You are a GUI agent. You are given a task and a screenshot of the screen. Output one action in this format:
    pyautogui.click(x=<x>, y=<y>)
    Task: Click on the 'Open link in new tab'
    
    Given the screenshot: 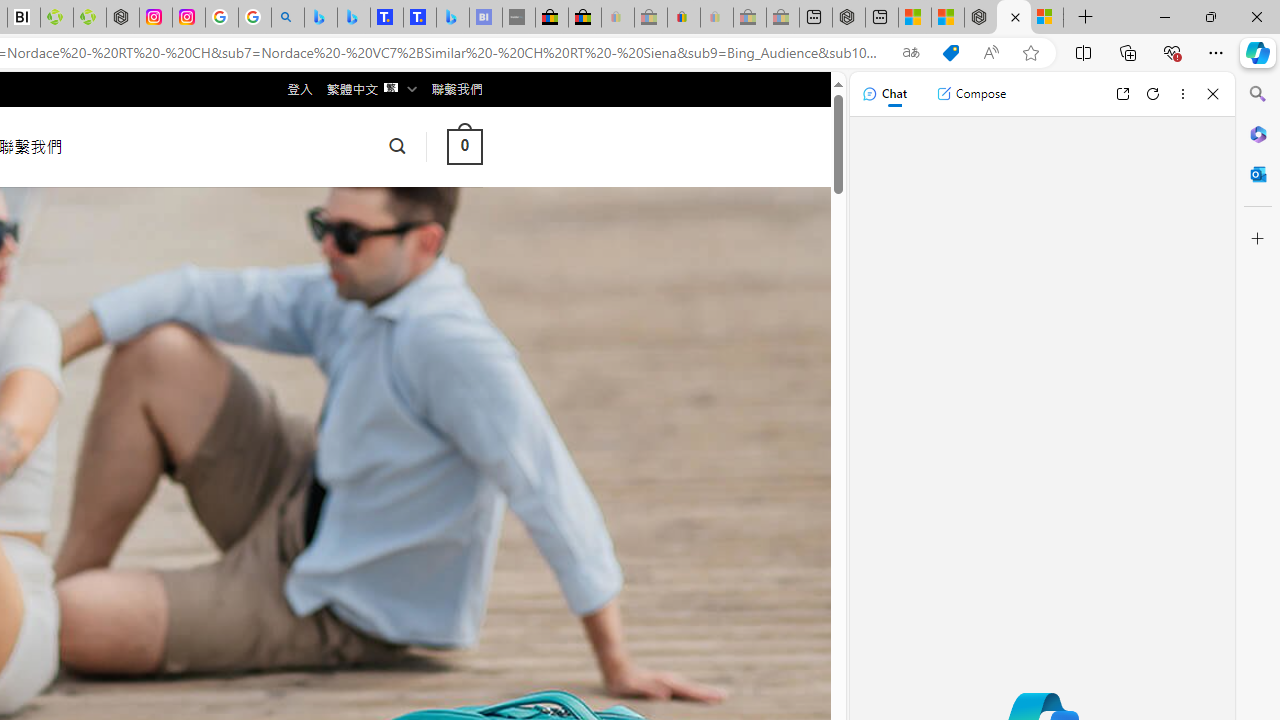 What is the action you would take?
    pyautogui.click(x=1122, y=93)
    